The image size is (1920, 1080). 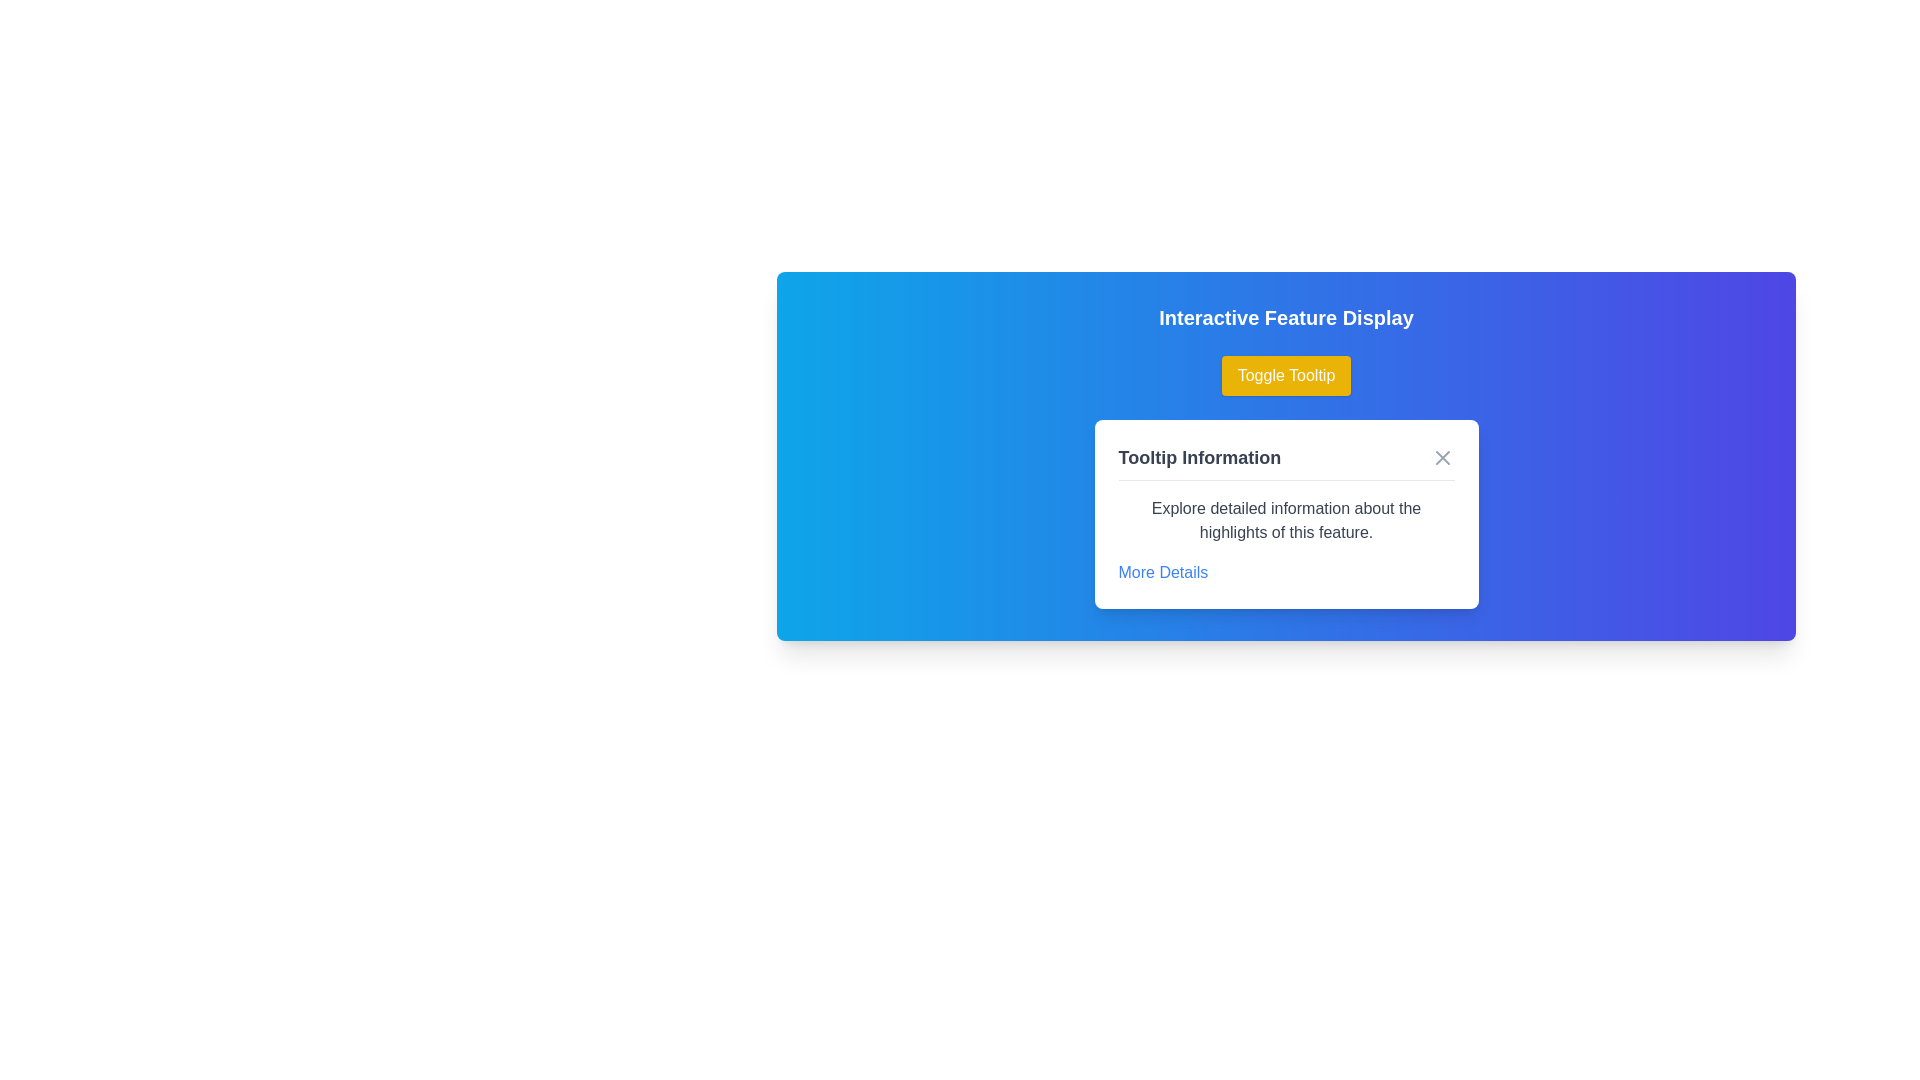 I want to click on the text block that says 'Explore detailed information about the highlights of this feature.' located in the tooltip modal below the main heading, so click(x=1286, y=519).